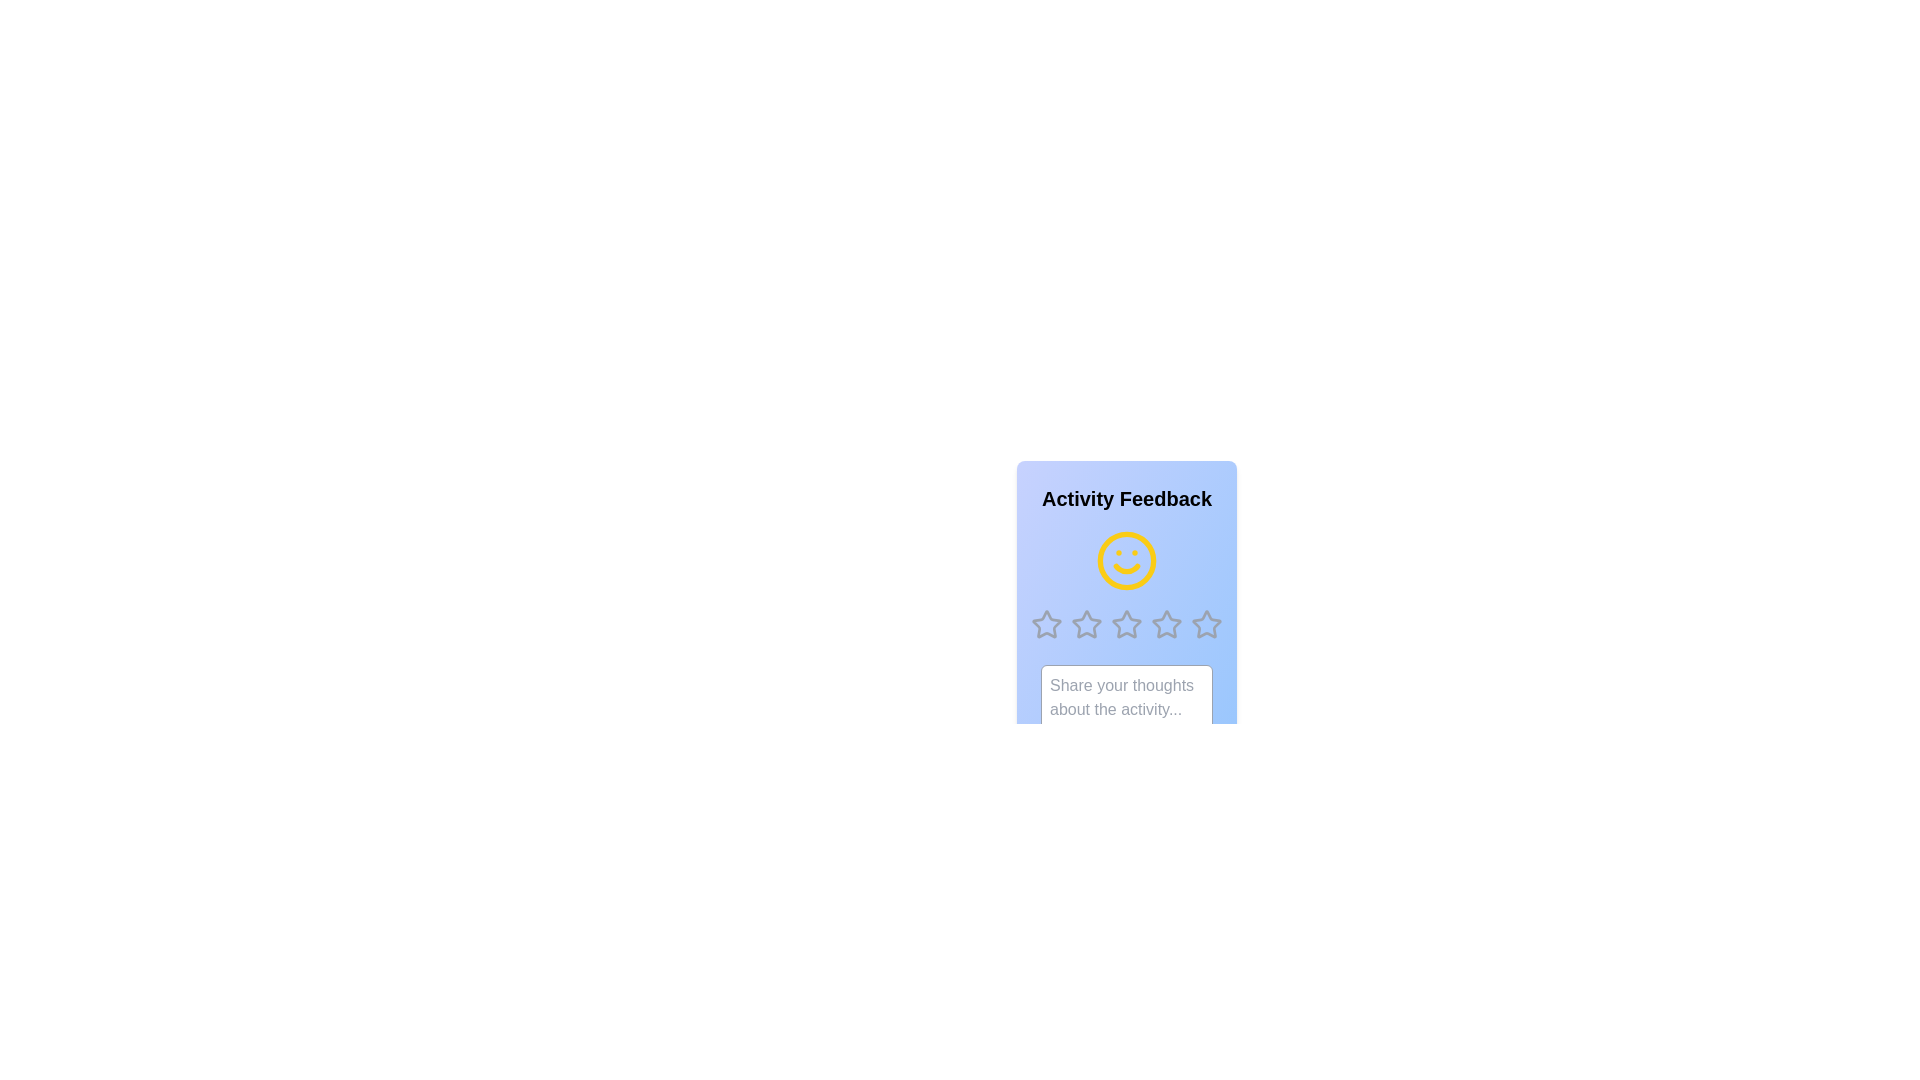 Image resolution: width=1920 pixels, height=1080 pixels. Describe the element at coordinates (1166, 623) in the screenshot. I see `the fourth star rating icon, which has a gray outline and a hollow center` at that location.